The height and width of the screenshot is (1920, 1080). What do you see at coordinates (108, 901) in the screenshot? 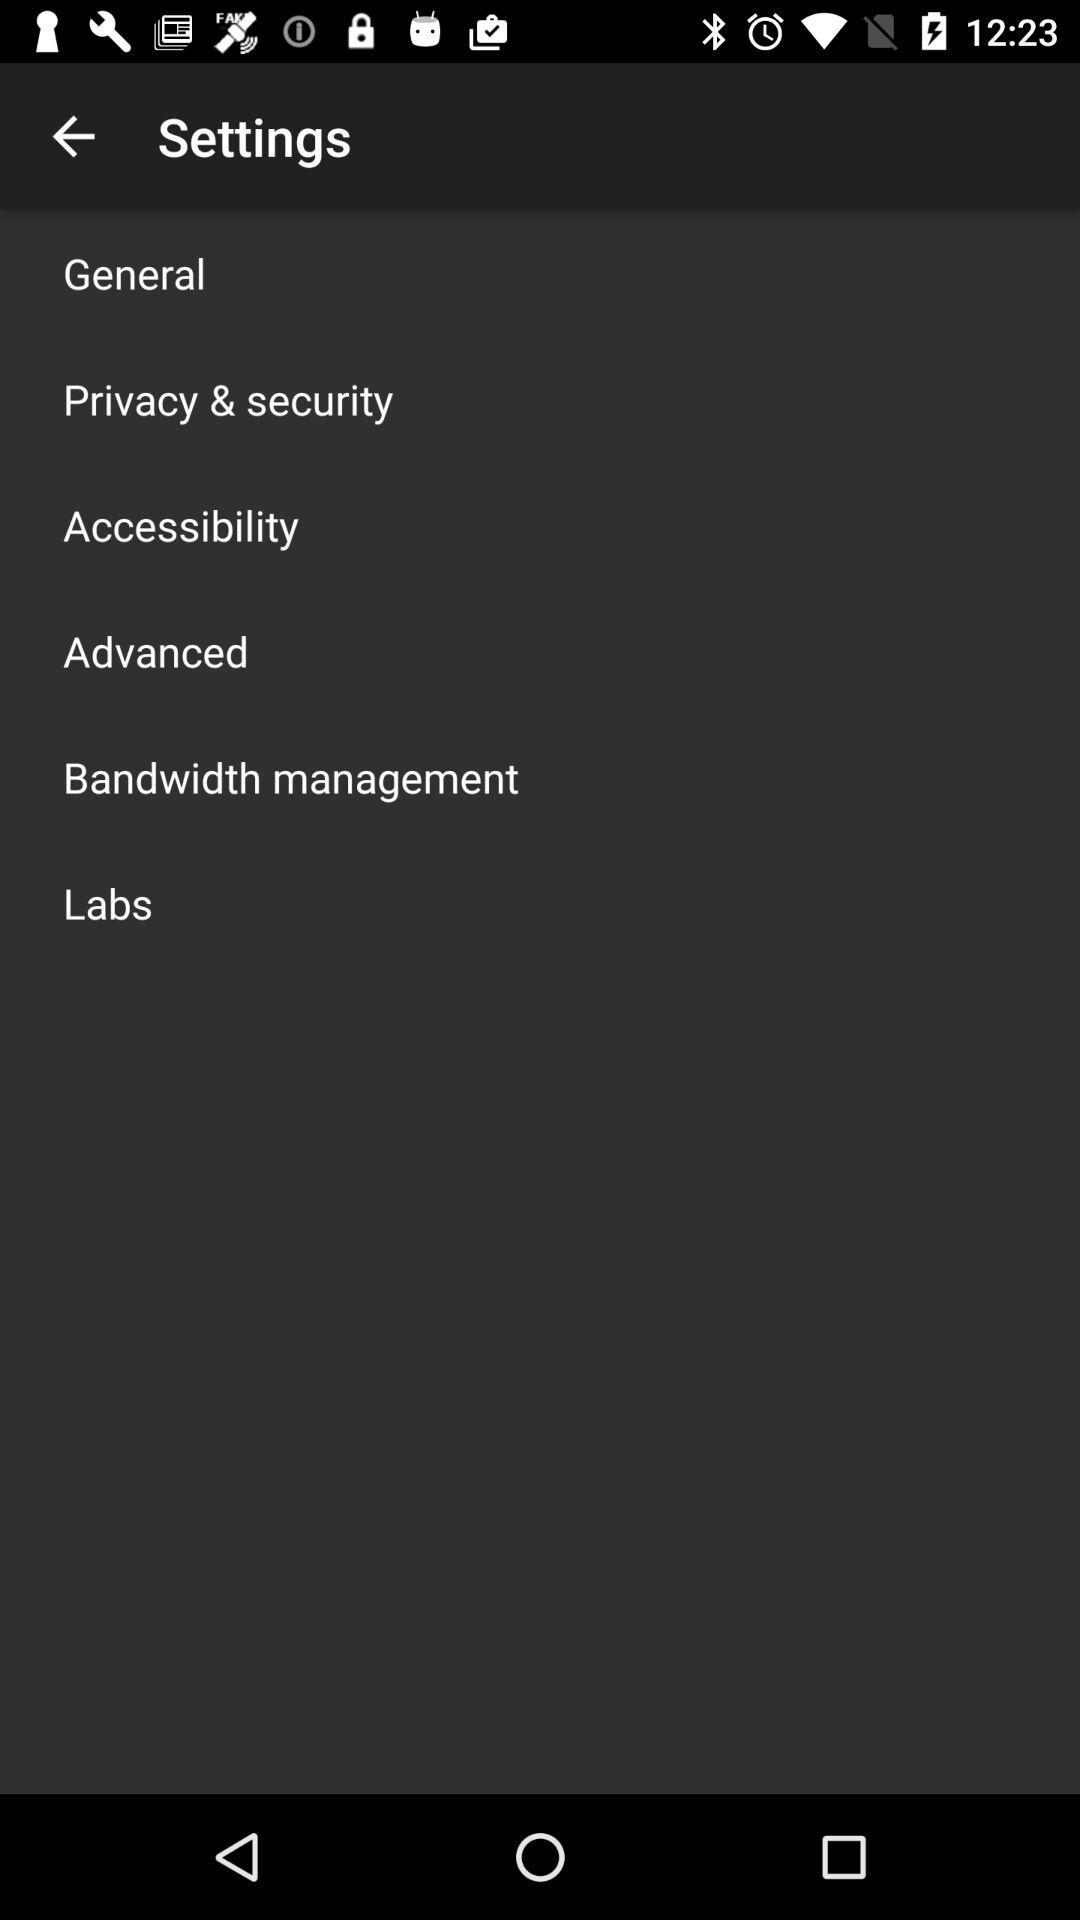
I see `labs icon` at bounding box center [108, 901].